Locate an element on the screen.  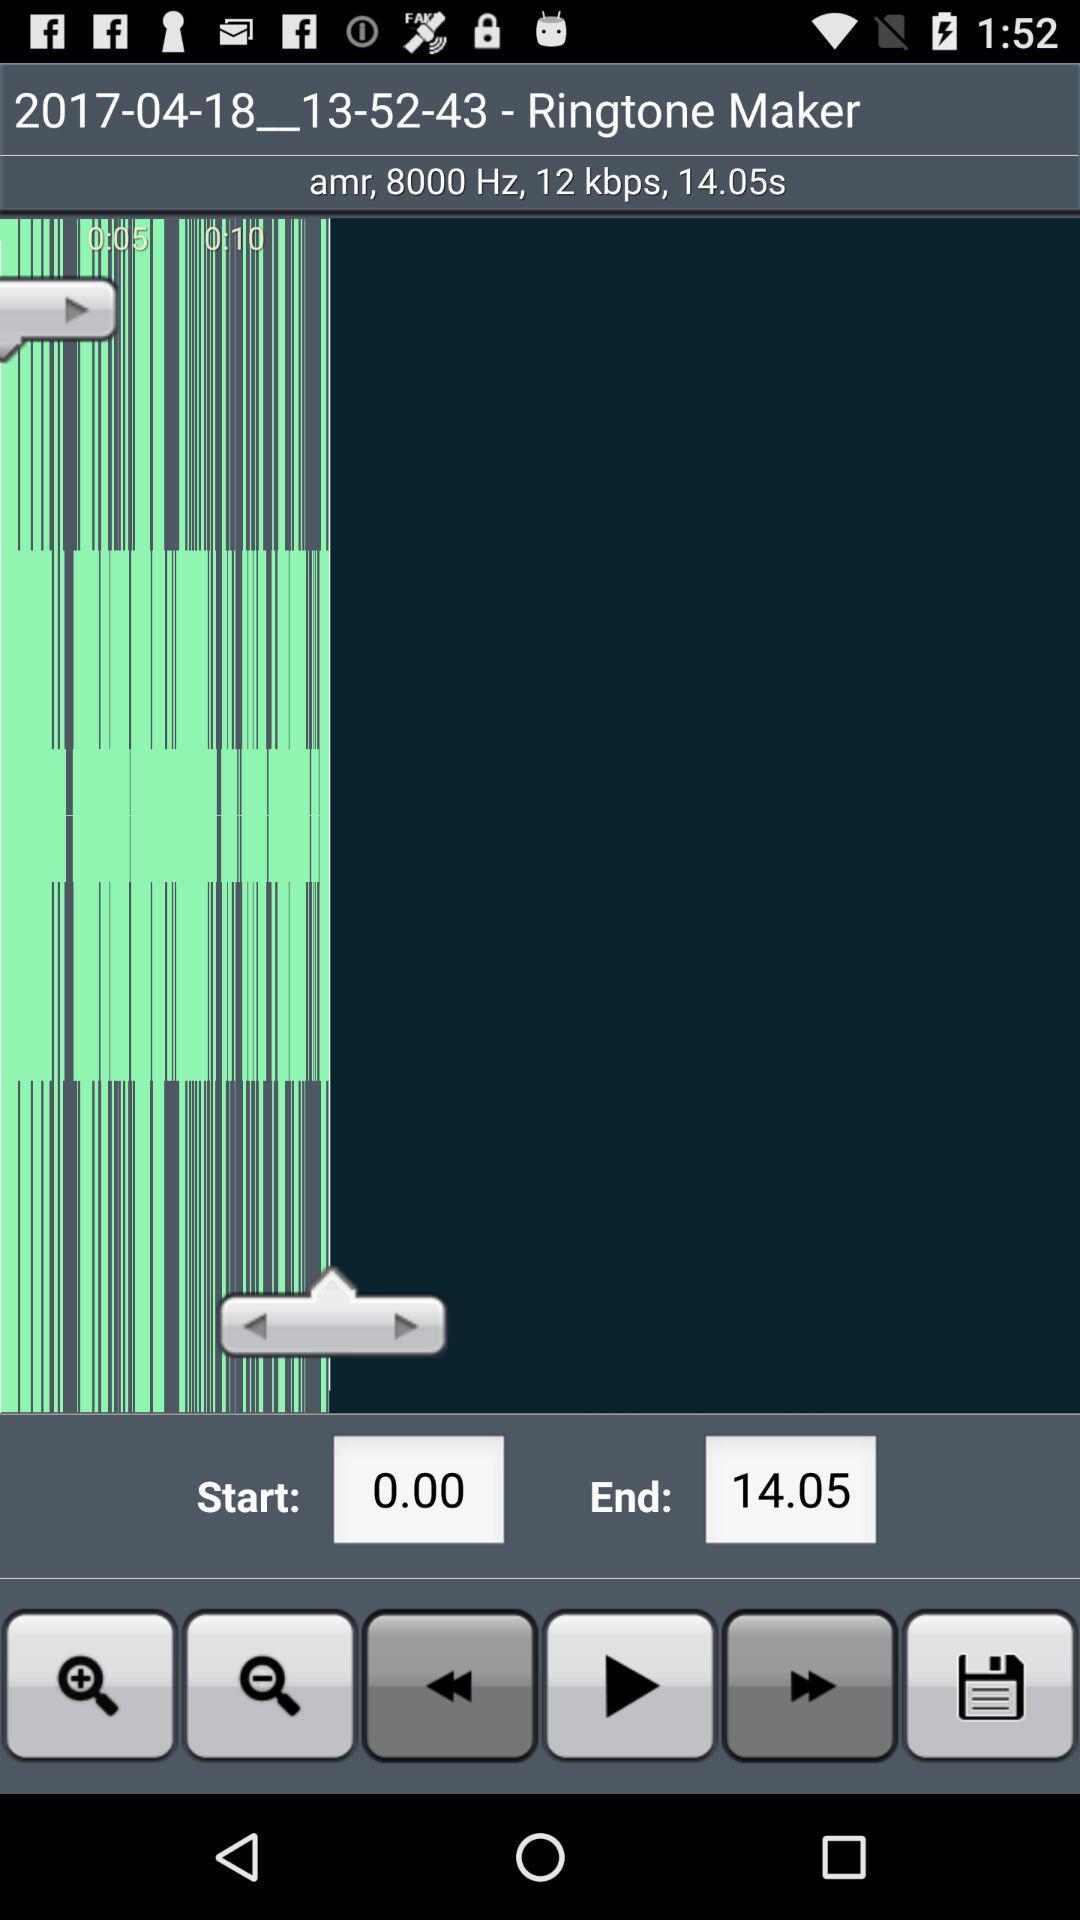
clip is located at coordinates (990, 1684).